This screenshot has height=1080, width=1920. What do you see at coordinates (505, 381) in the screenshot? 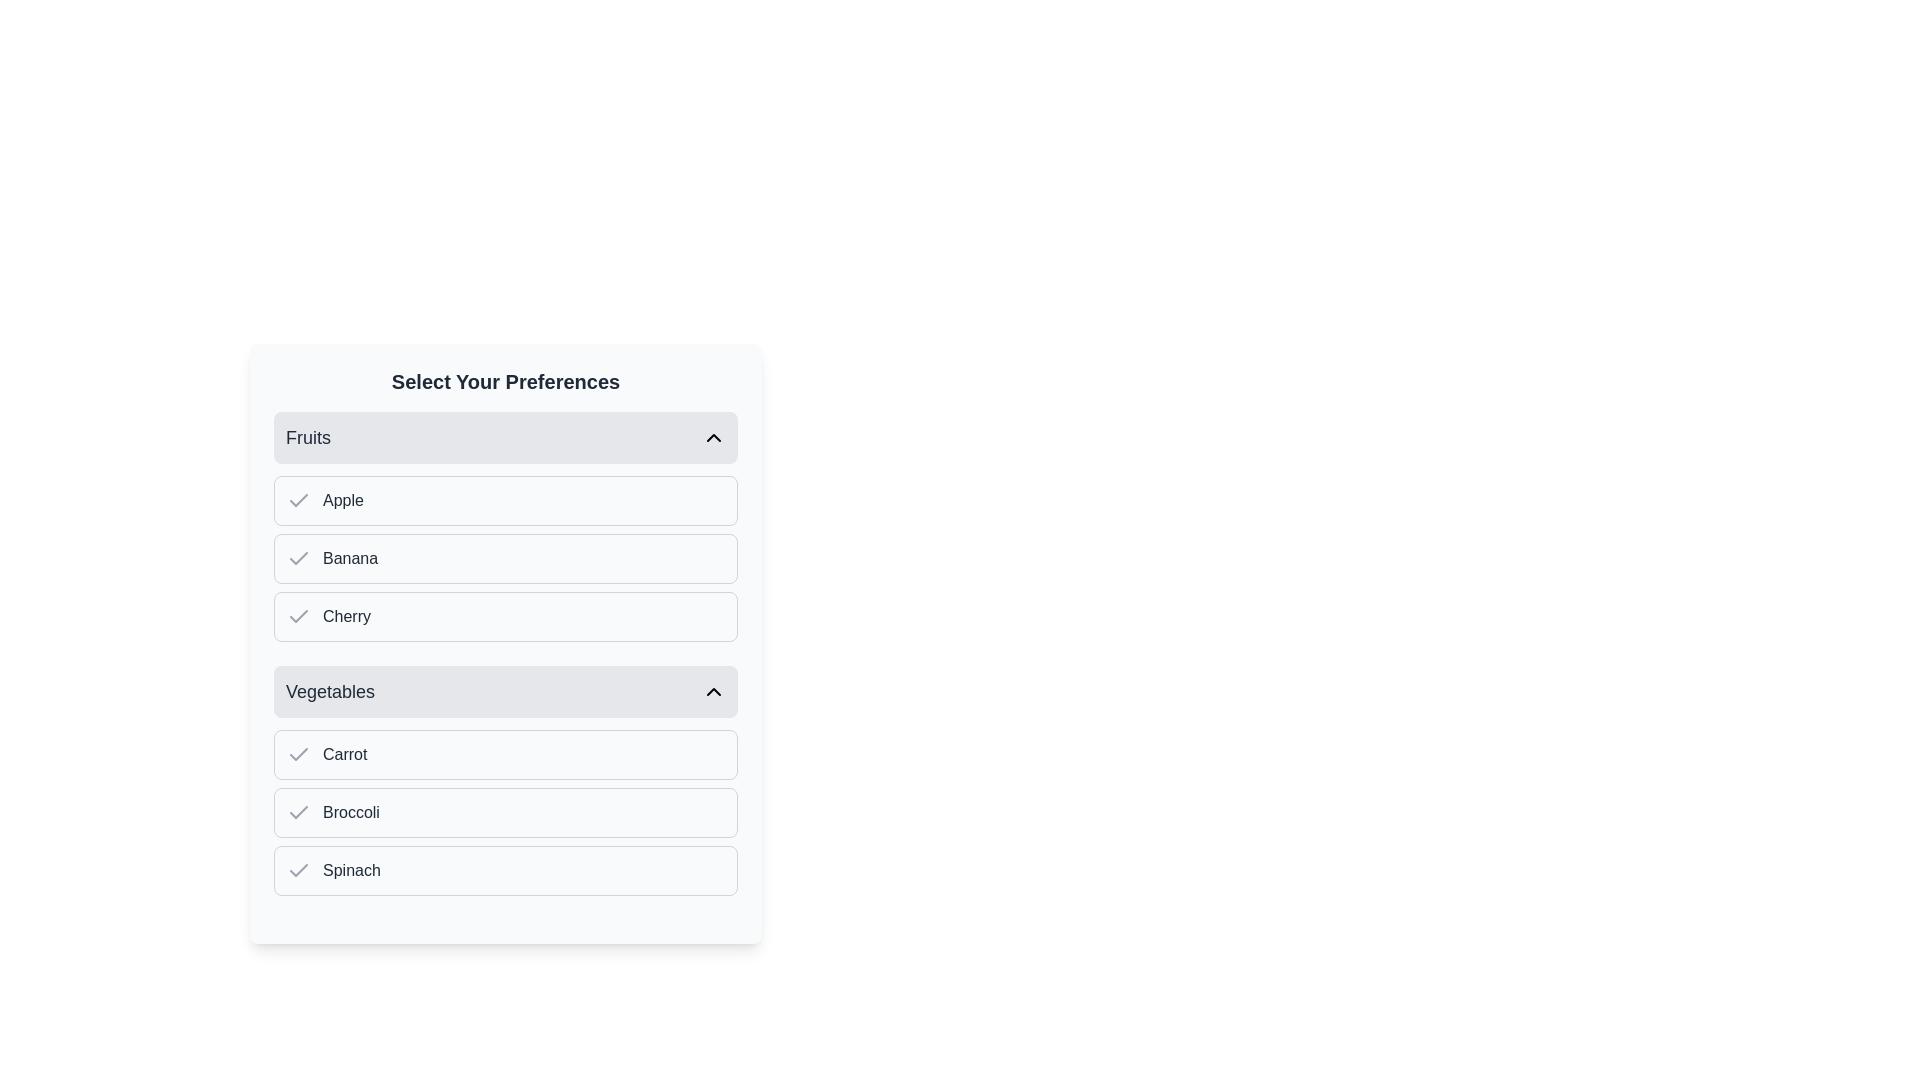
I see `the title or heading element located at the center-top of the interface, which serves as context for the subsequent content` at bounding box center [505, 381].